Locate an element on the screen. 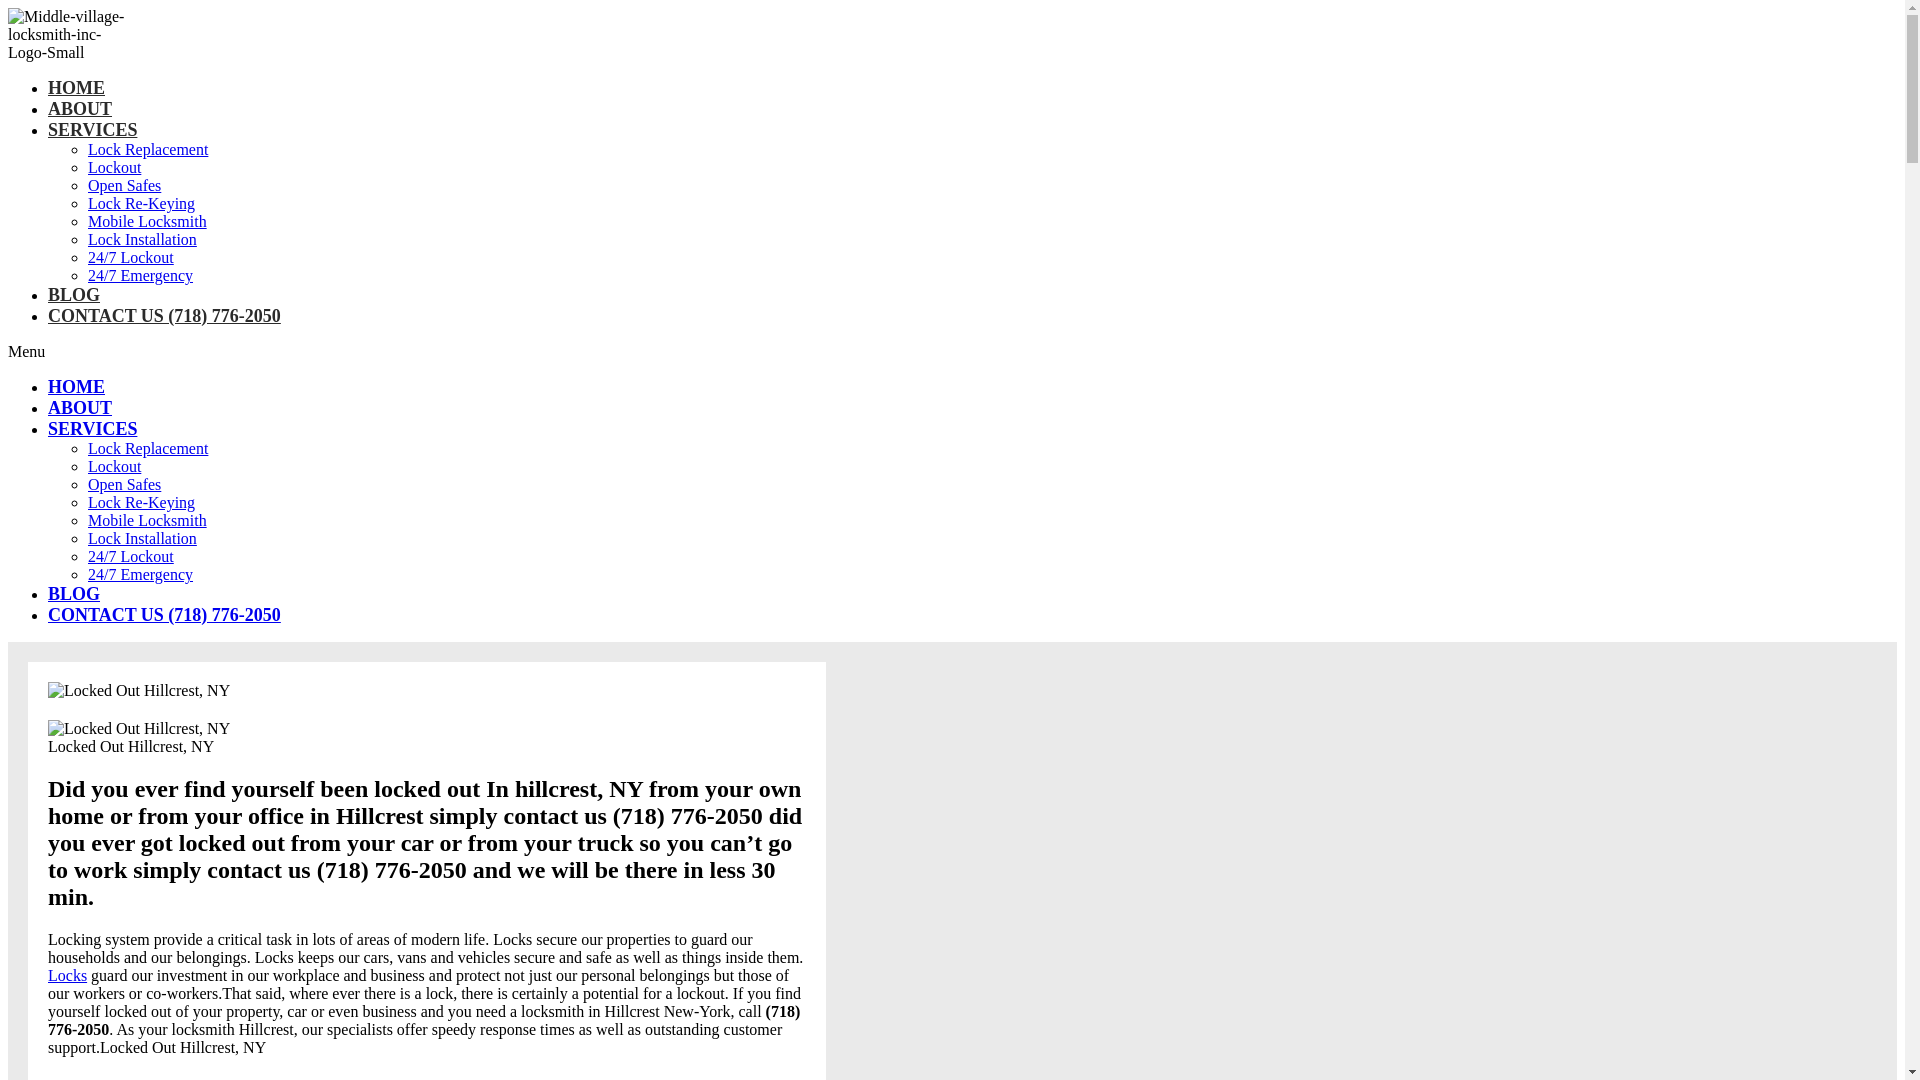 The height and width of the screenshot is (1080, 1920). 'ABOUT' is located at coordinates (80, 407).